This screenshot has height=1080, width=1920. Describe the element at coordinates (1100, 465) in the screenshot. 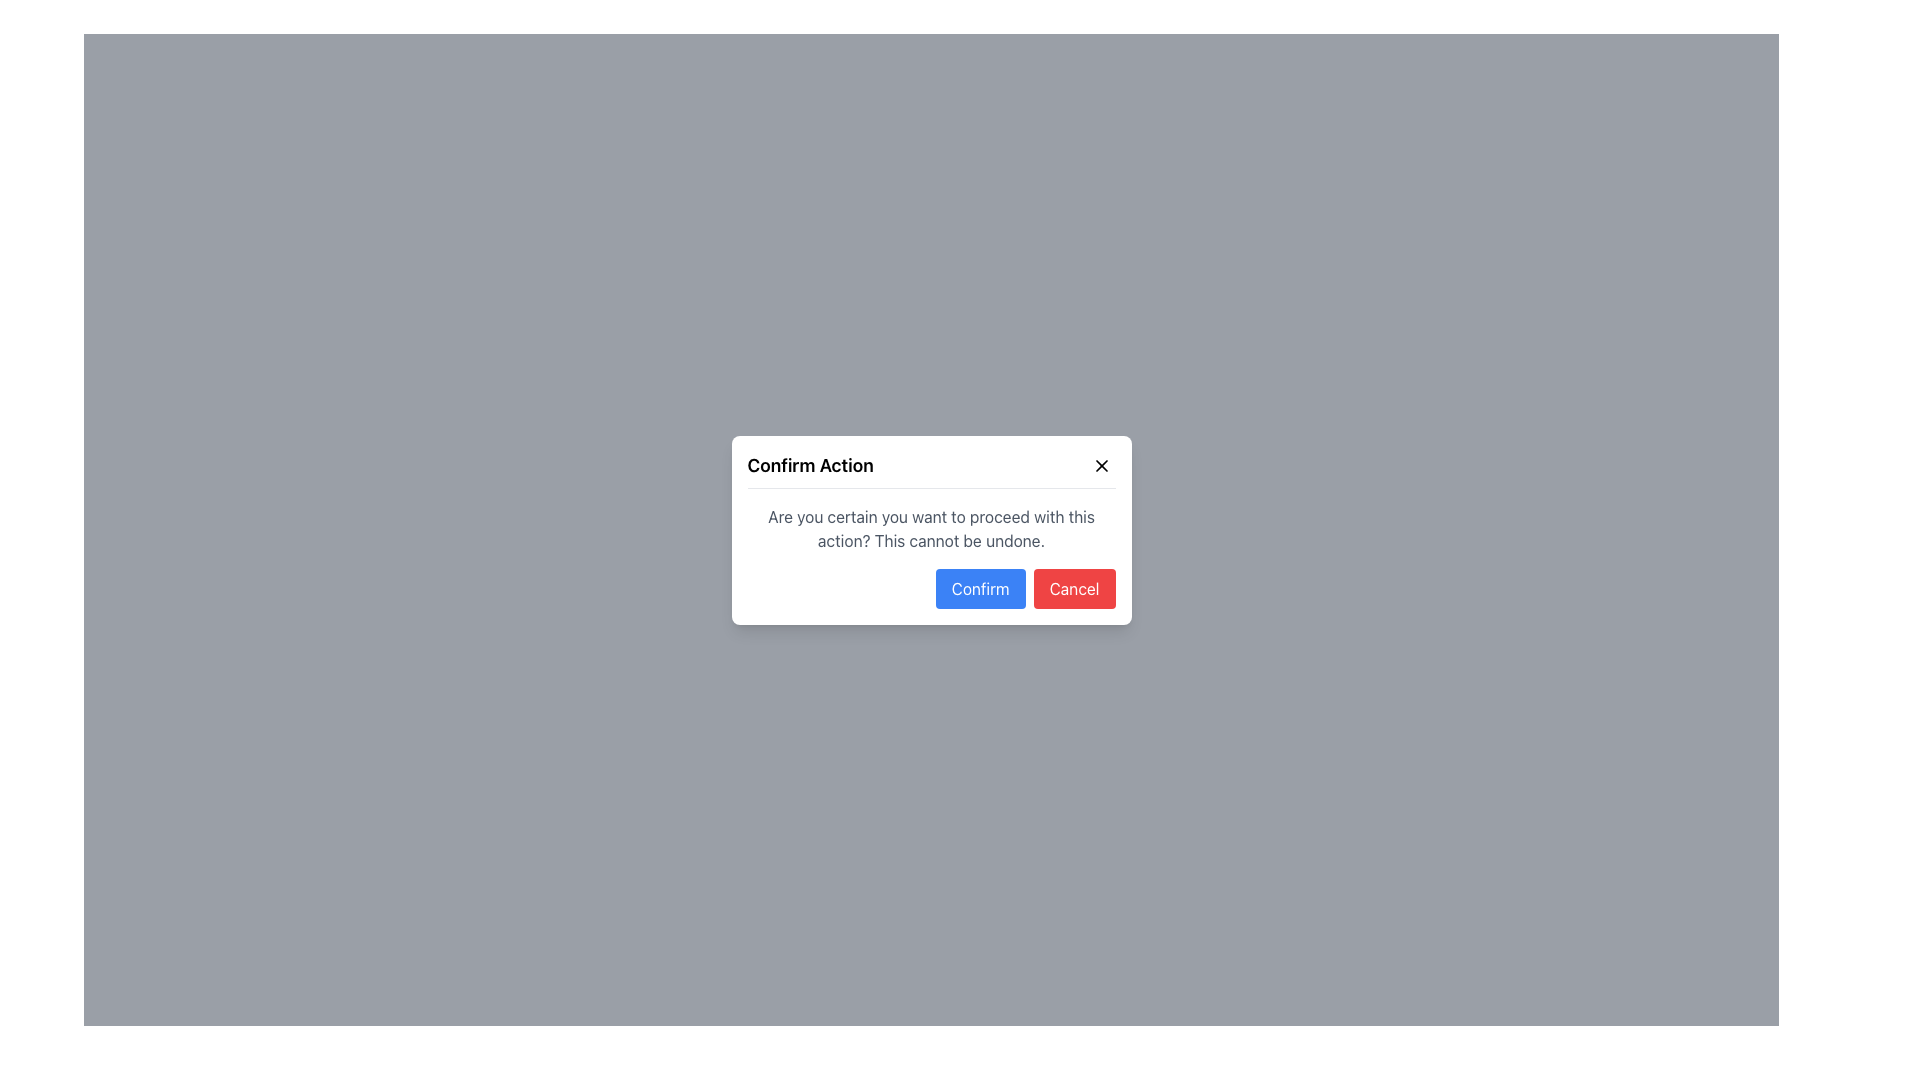

I see `the 'X' icon in the top-right corner of the modal dialog box` at that location.